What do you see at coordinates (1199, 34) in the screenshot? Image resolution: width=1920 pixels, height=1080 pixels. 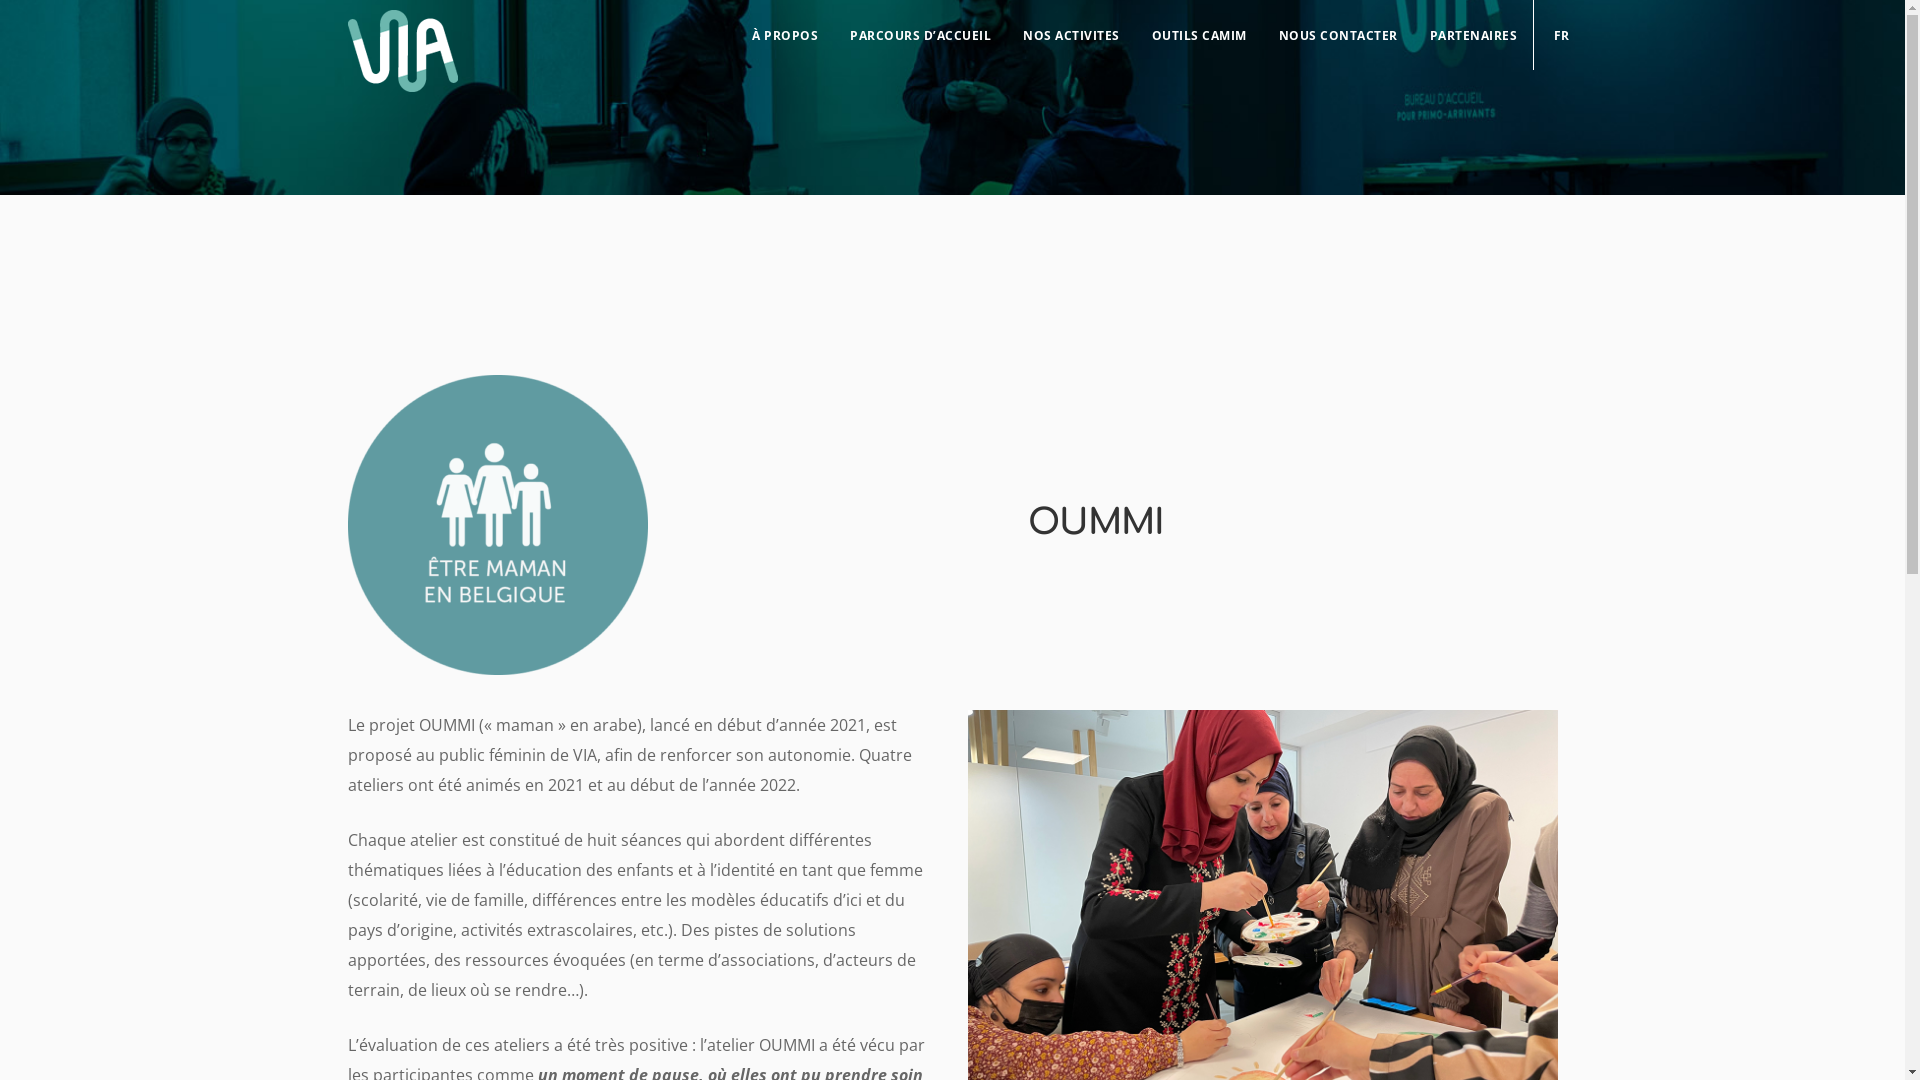 I see `'OUTILS CAMIM'` at bounding box center [1199, 34].